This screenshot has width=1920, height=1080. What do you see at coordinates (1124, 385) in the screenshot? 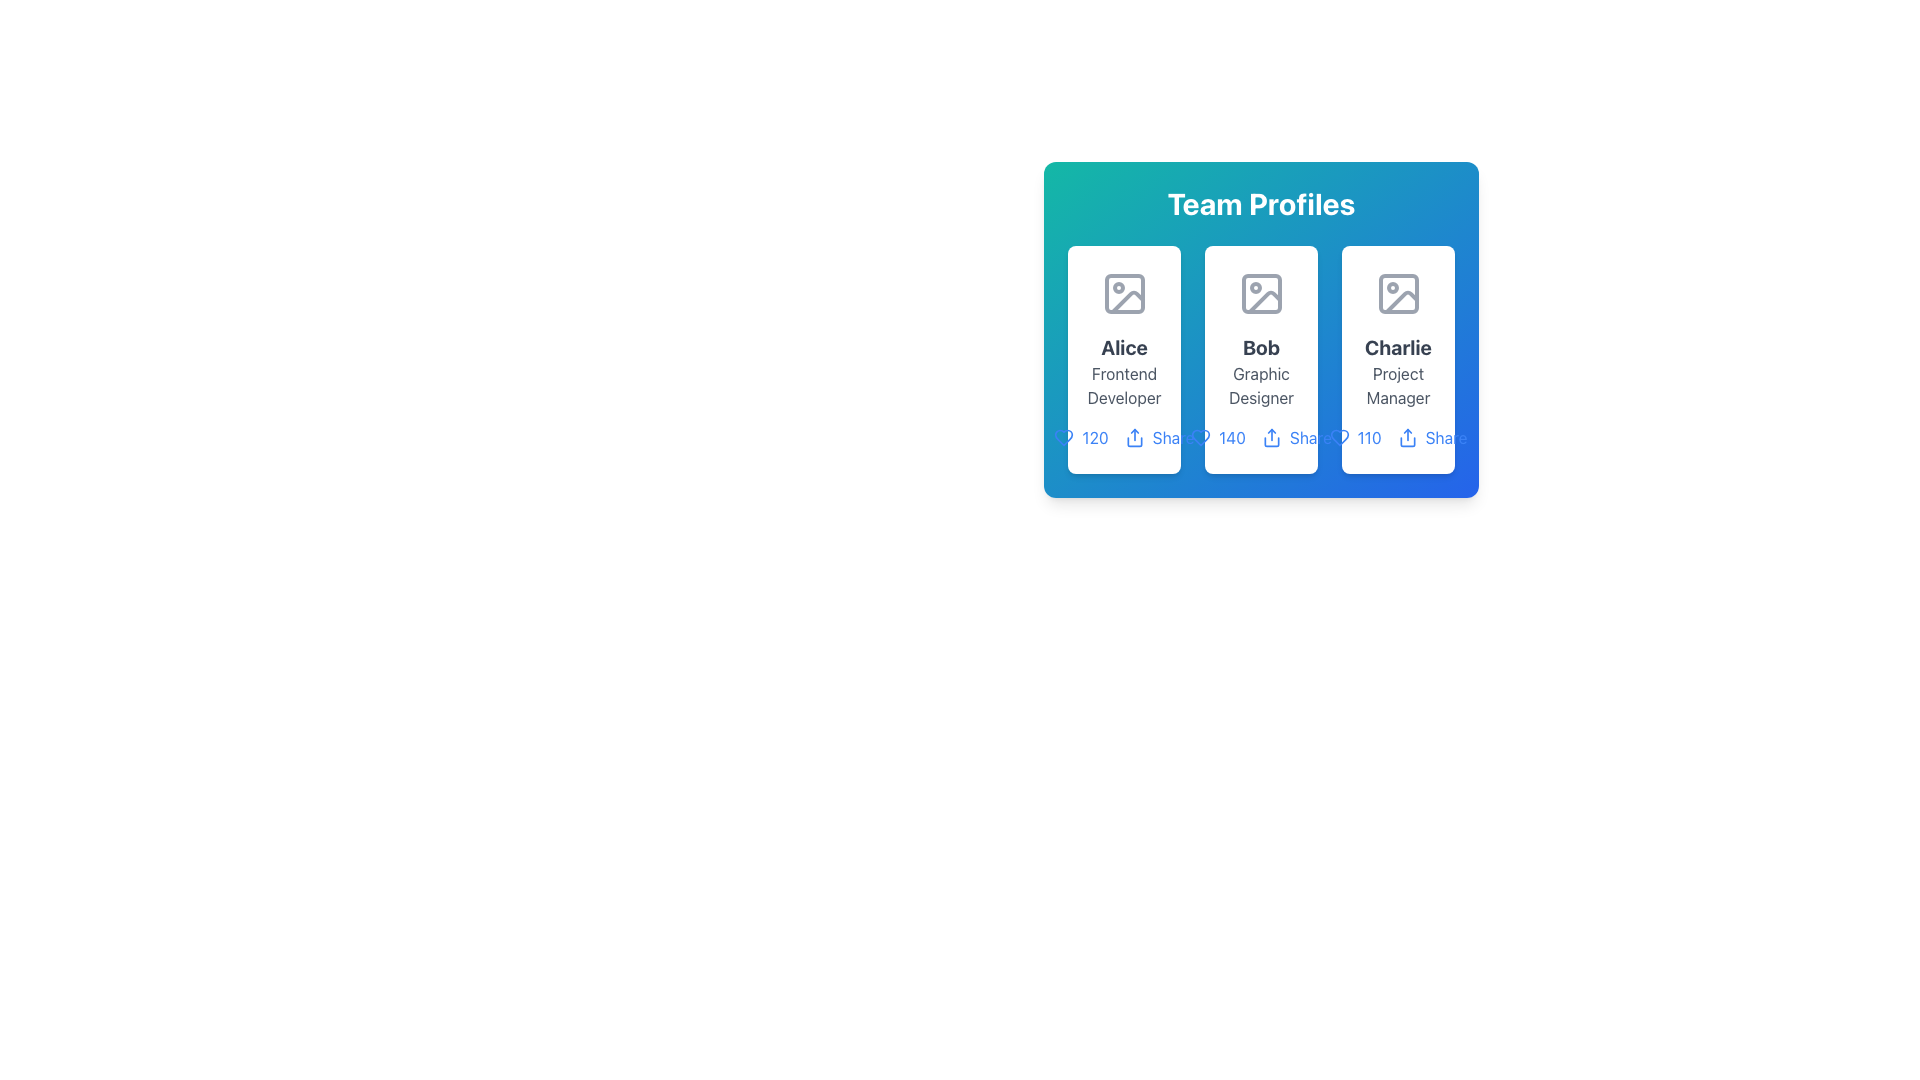
I see `the job title text for the individual named 'Alice' in the leftmost team profile card, which is located directly beneath the title and above the interaction area` at bounding box center [1124, 385].